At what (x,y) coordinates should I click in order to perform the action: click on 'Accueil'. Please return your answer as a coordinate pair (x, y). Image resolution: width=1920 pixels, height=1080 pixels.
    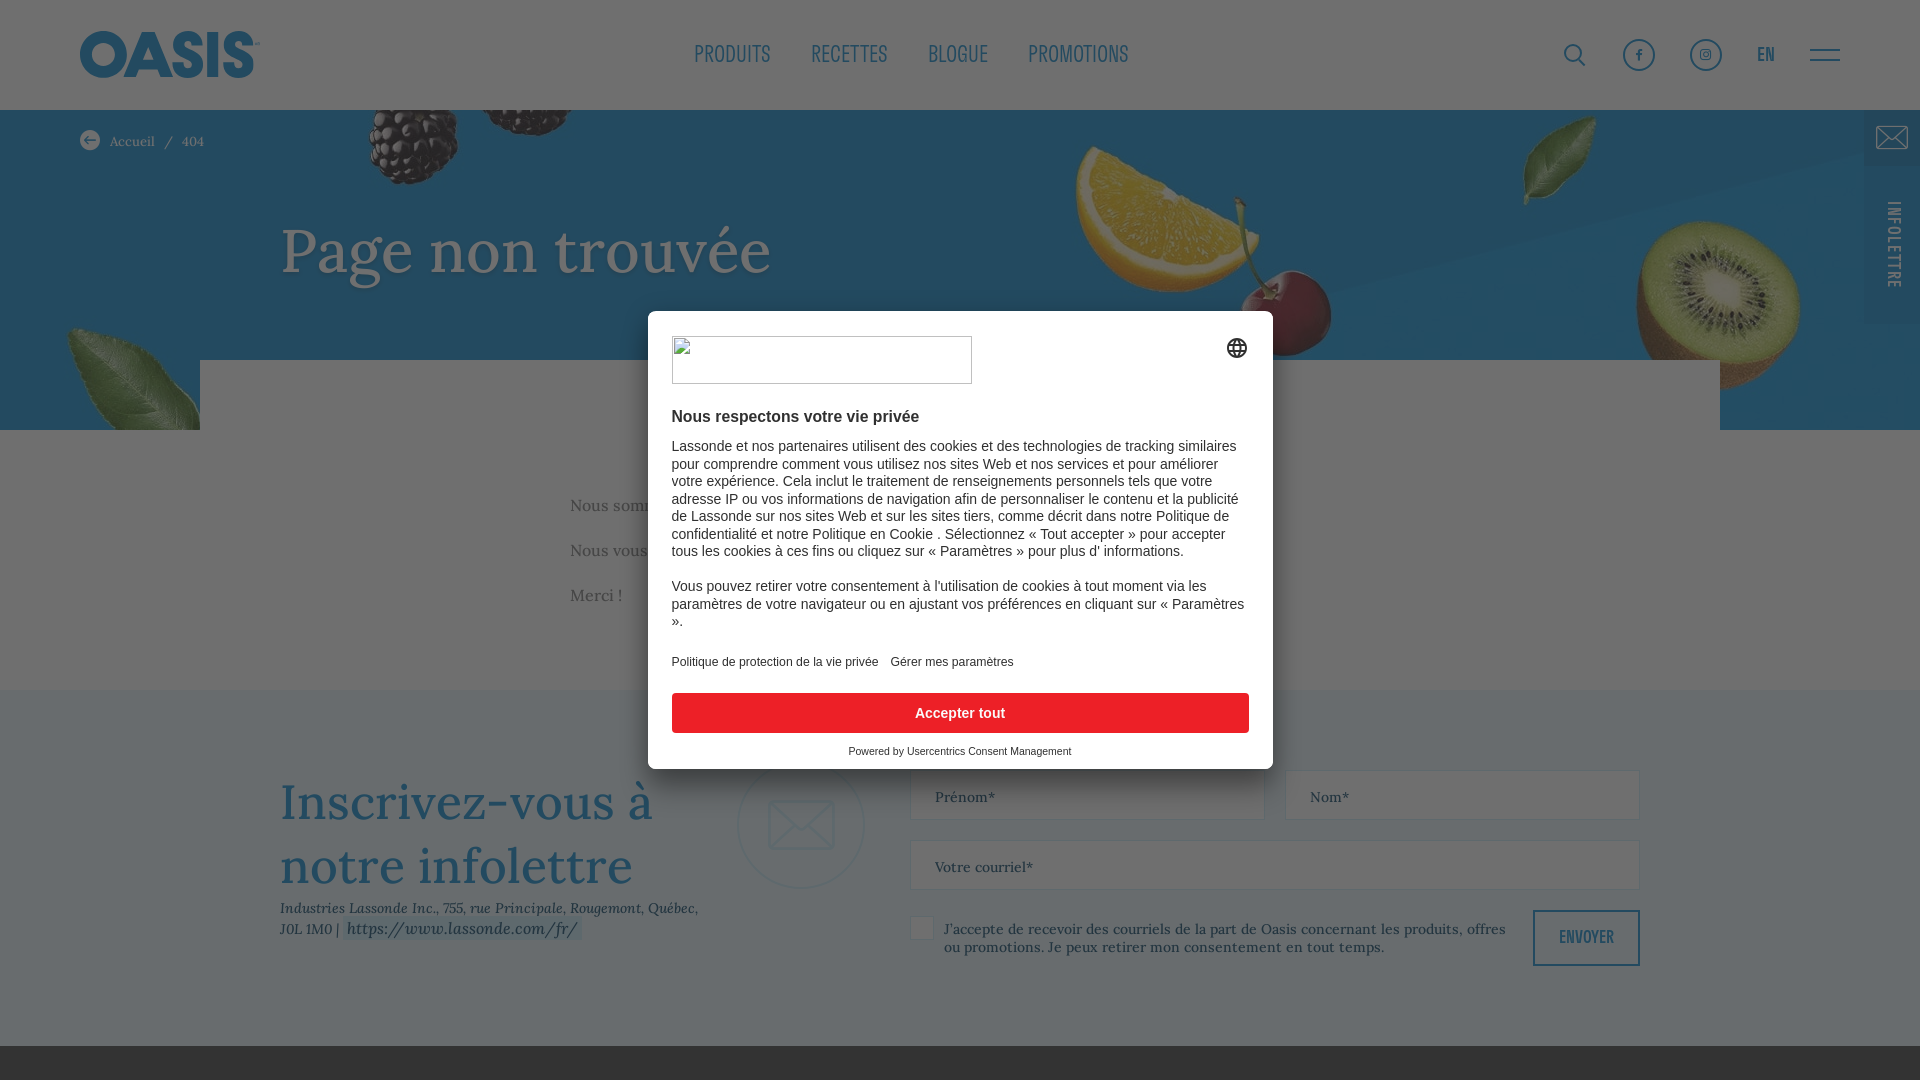
    Looking at the image, I should click on (94, 138).